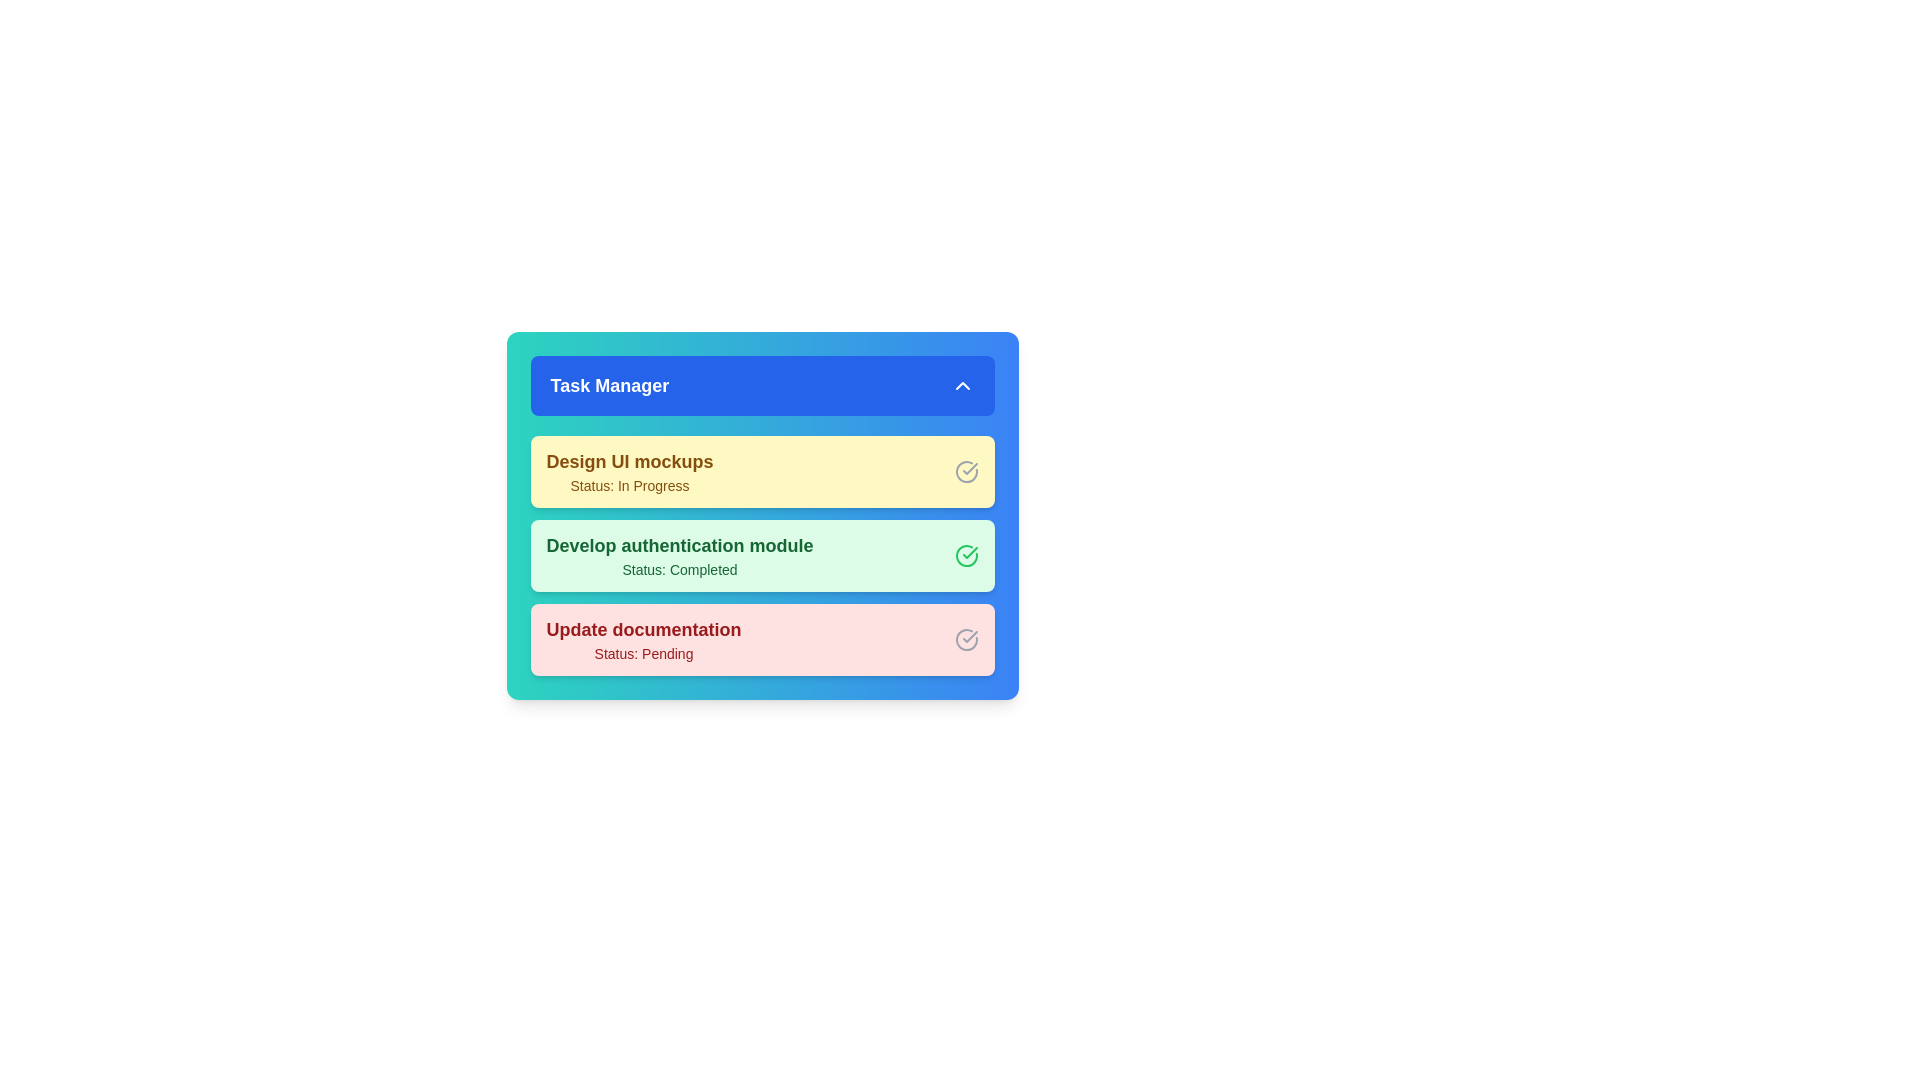  Describe the element at coordinates (761, 385) in the screenshot. I see `the header button to toggle the visibility of the task list` at that location.